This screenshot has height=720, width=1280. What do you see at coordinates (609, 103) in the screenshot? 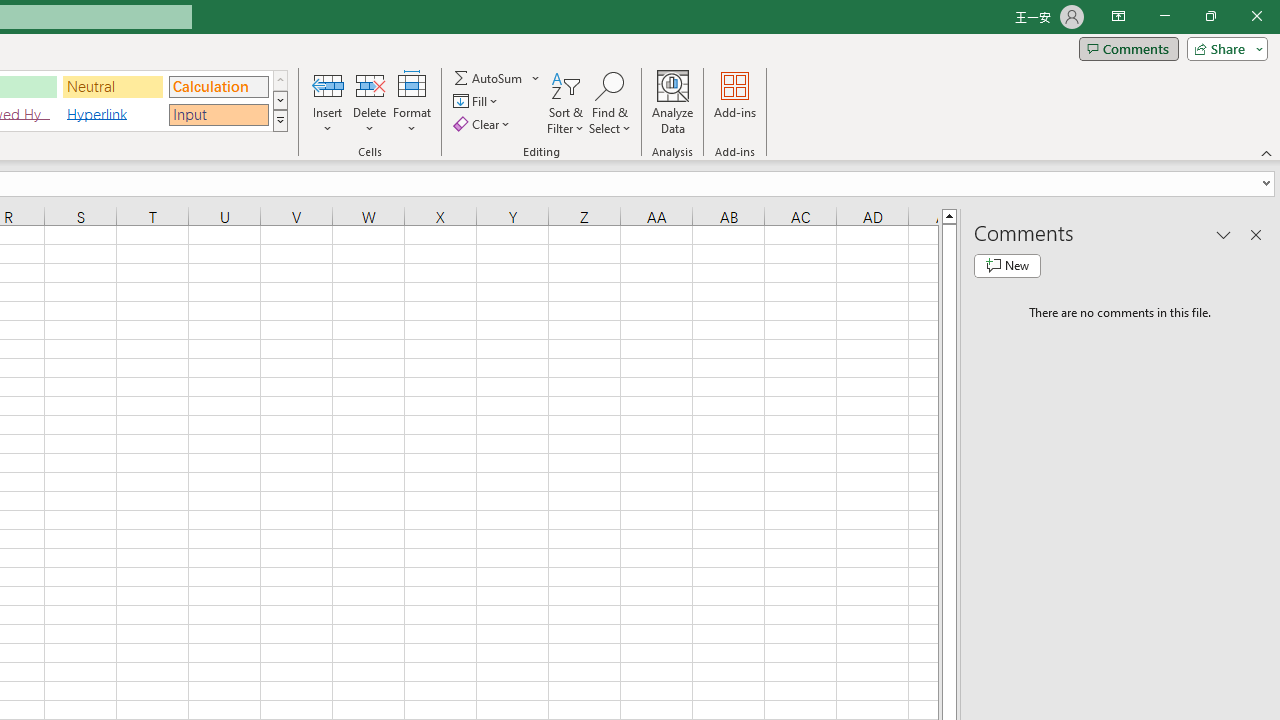
I see `'Find & Select'` at bounding box center [609, 103].